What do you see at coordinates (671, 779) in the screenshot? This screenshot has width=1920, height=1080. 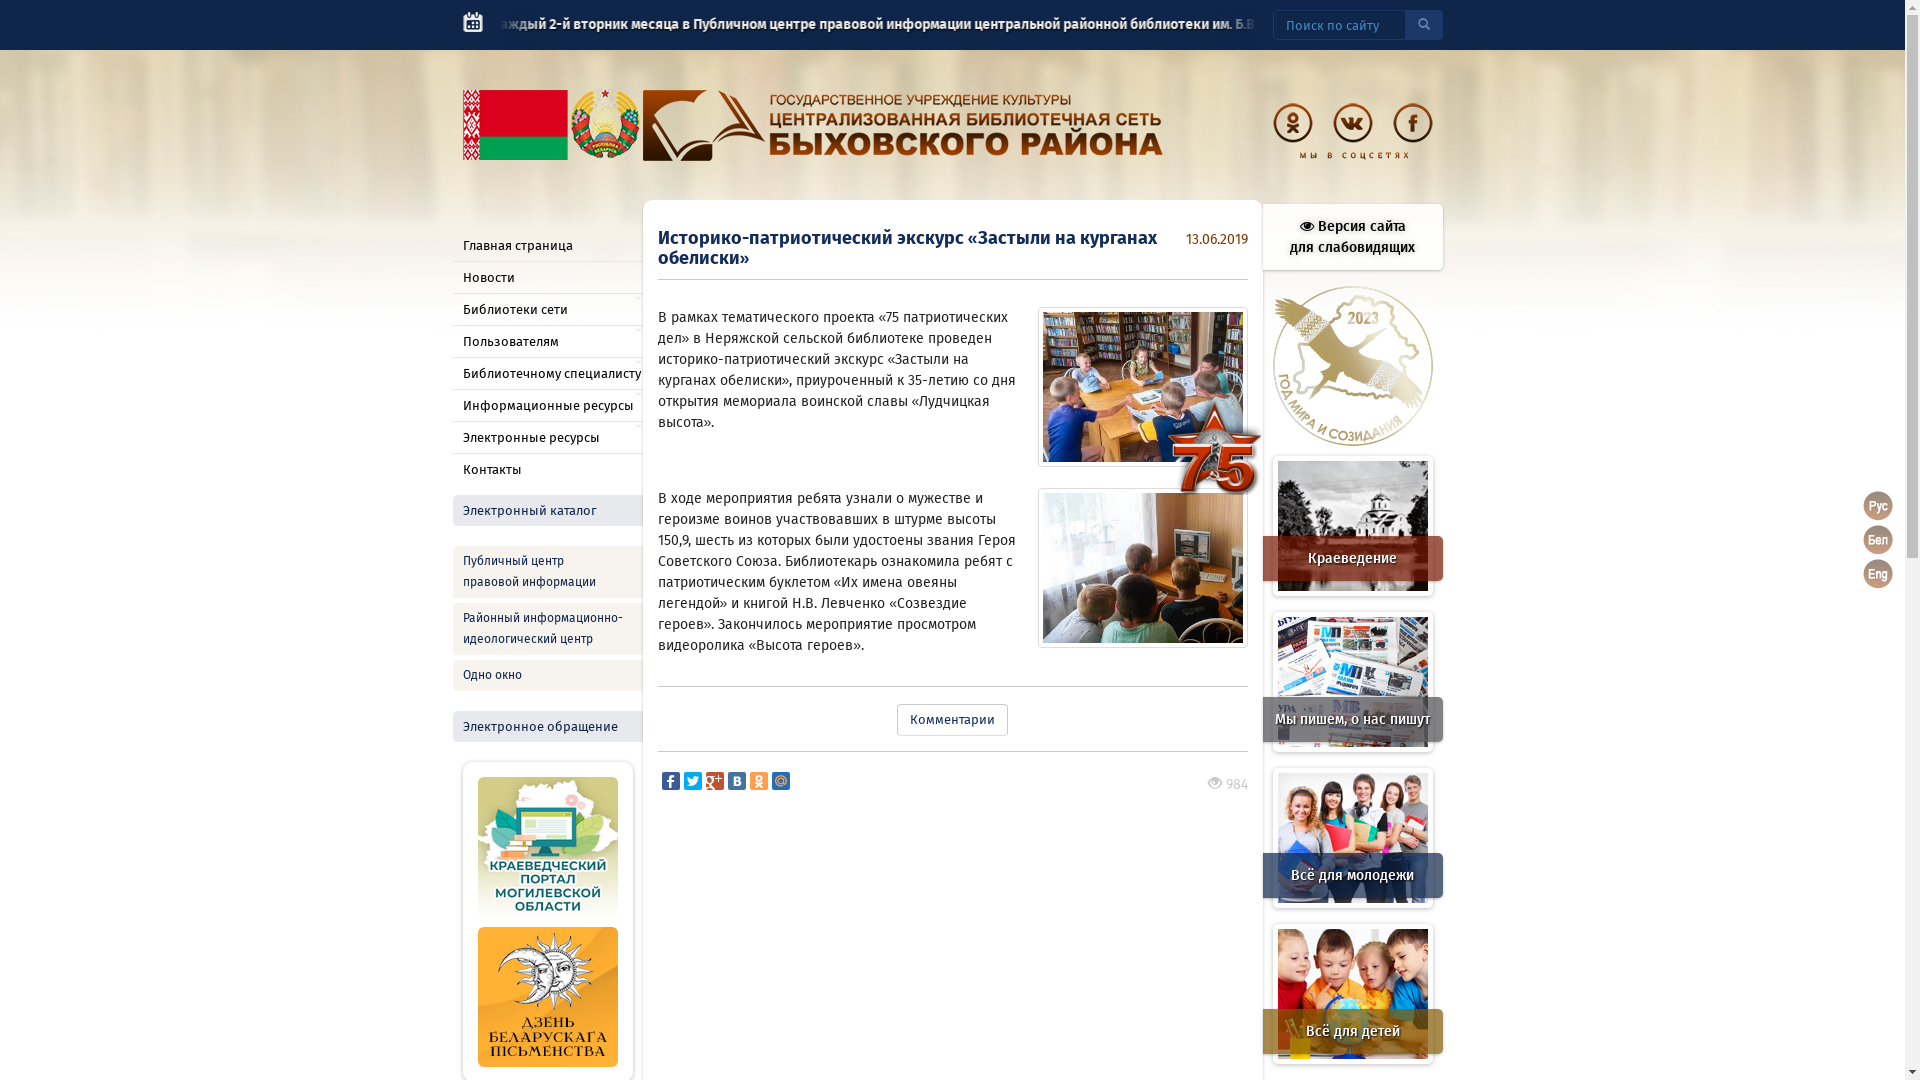 I see `'Facebook'` at bounding box center [671, 779].